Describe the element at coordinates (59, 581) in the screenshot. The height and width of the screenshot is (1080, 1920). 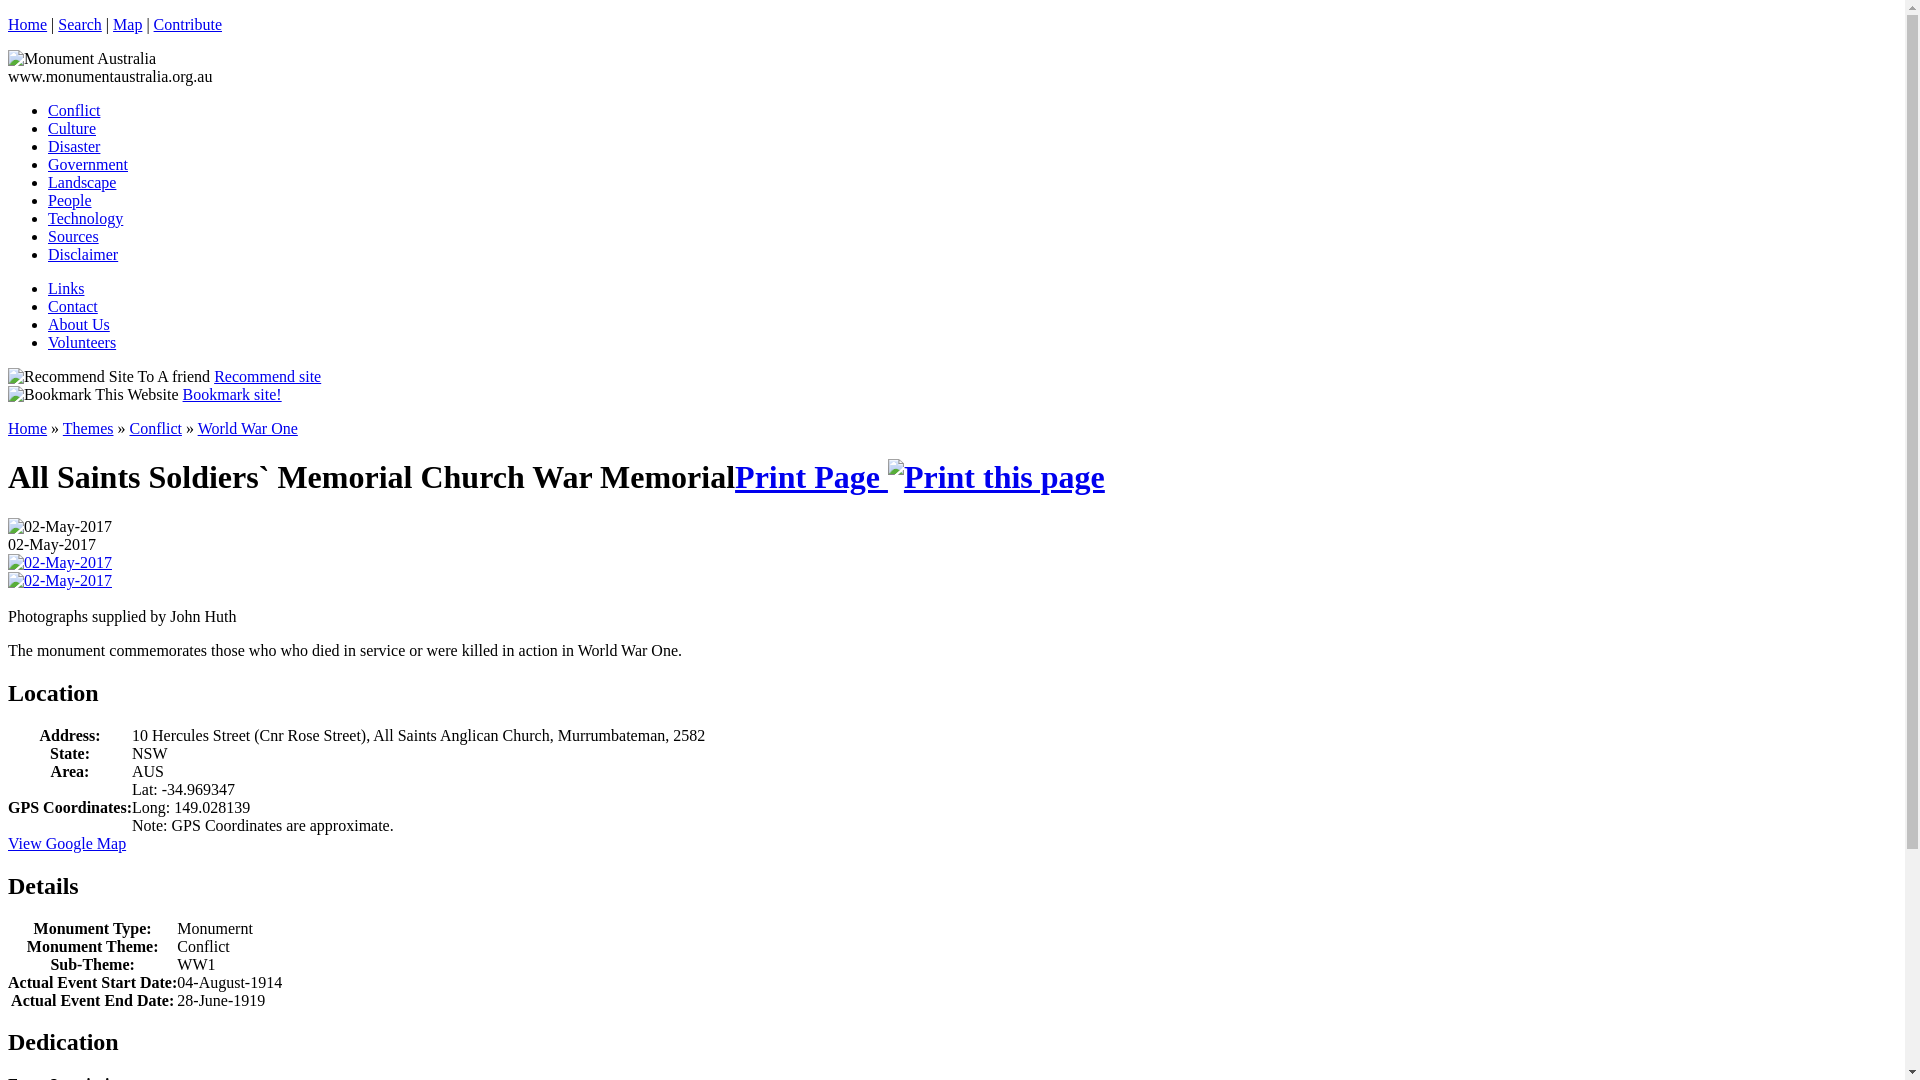
I see `'02-May-2017'` at that location.